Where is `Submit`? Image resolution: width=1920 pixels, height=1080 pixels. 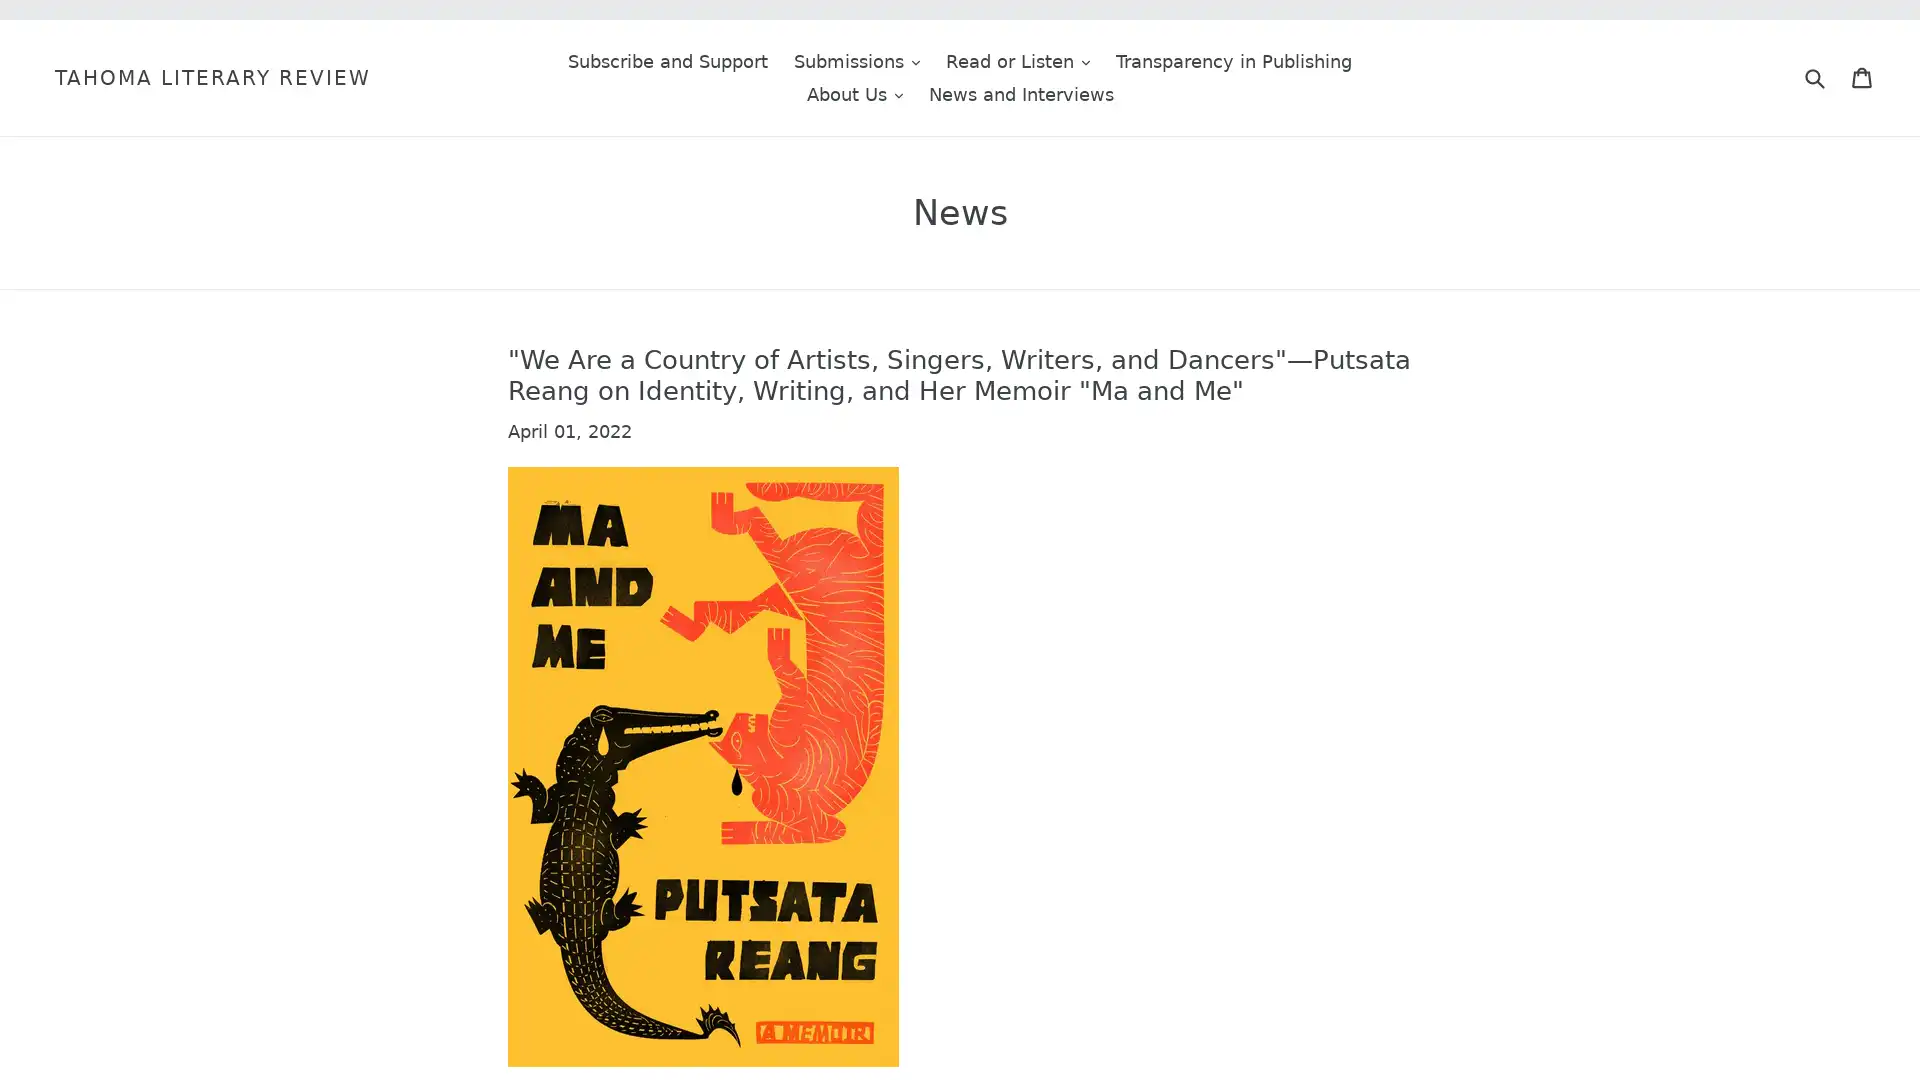 Submit is located at coordinates (1814, 76).